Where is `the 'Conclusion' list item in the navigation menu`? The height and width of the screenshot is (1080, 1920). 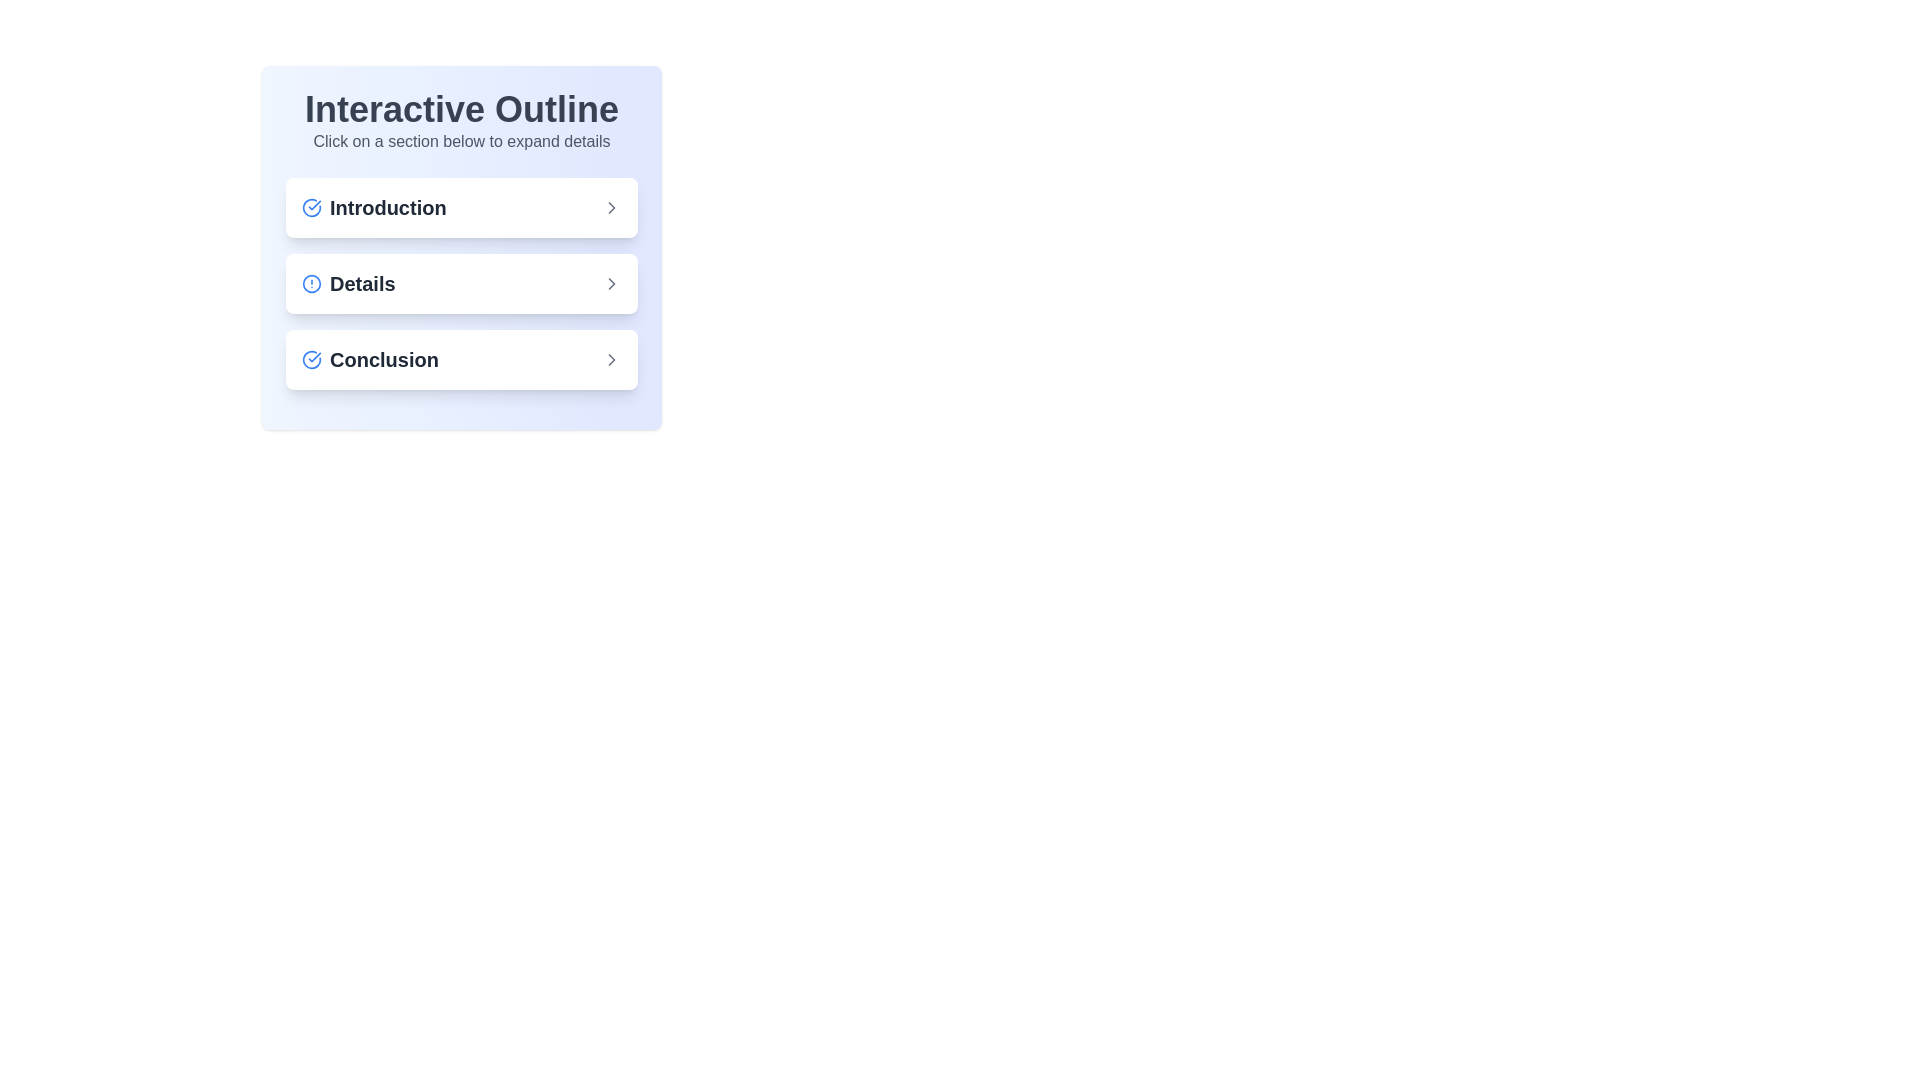
the 'Conclusion' list item in the navigation menu is located at coordinates (460, 358).